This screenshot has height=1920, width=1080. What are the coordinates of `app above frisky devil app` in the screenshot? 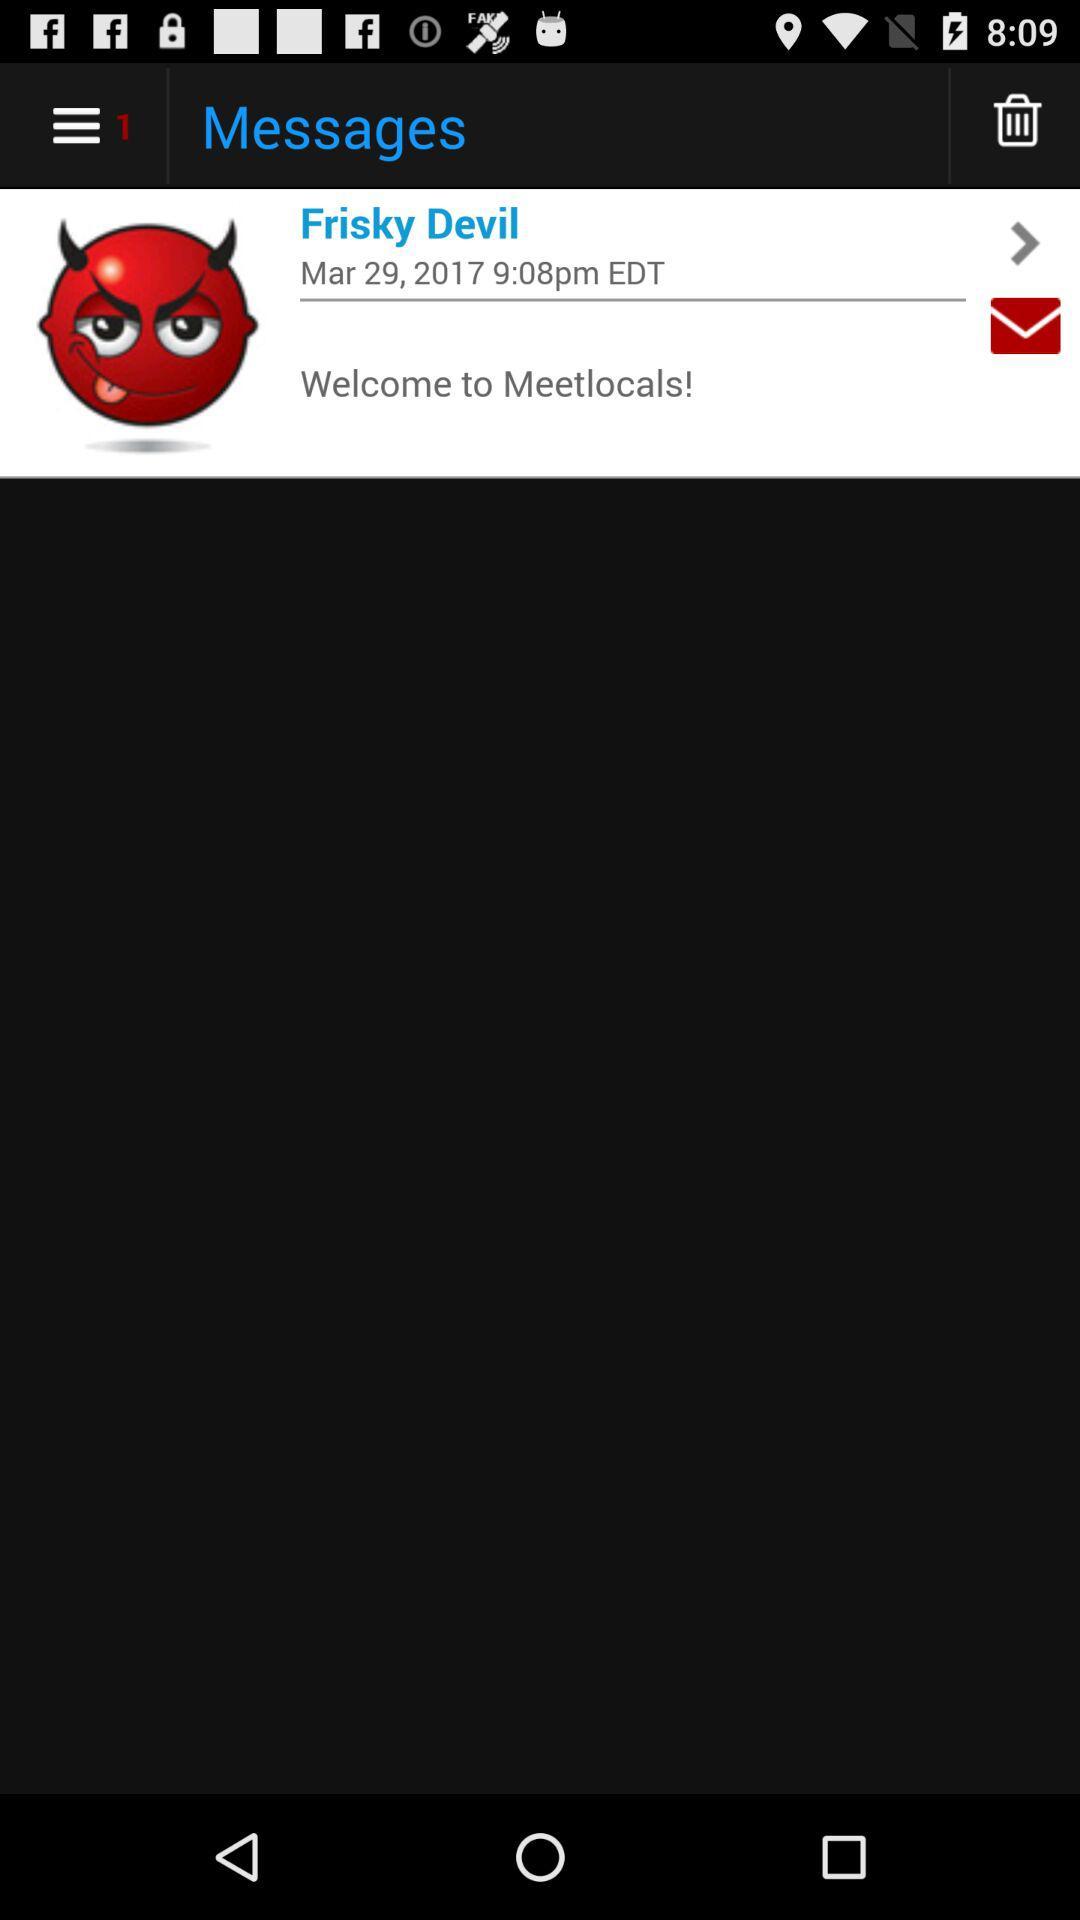 It's located at (1018, 124).